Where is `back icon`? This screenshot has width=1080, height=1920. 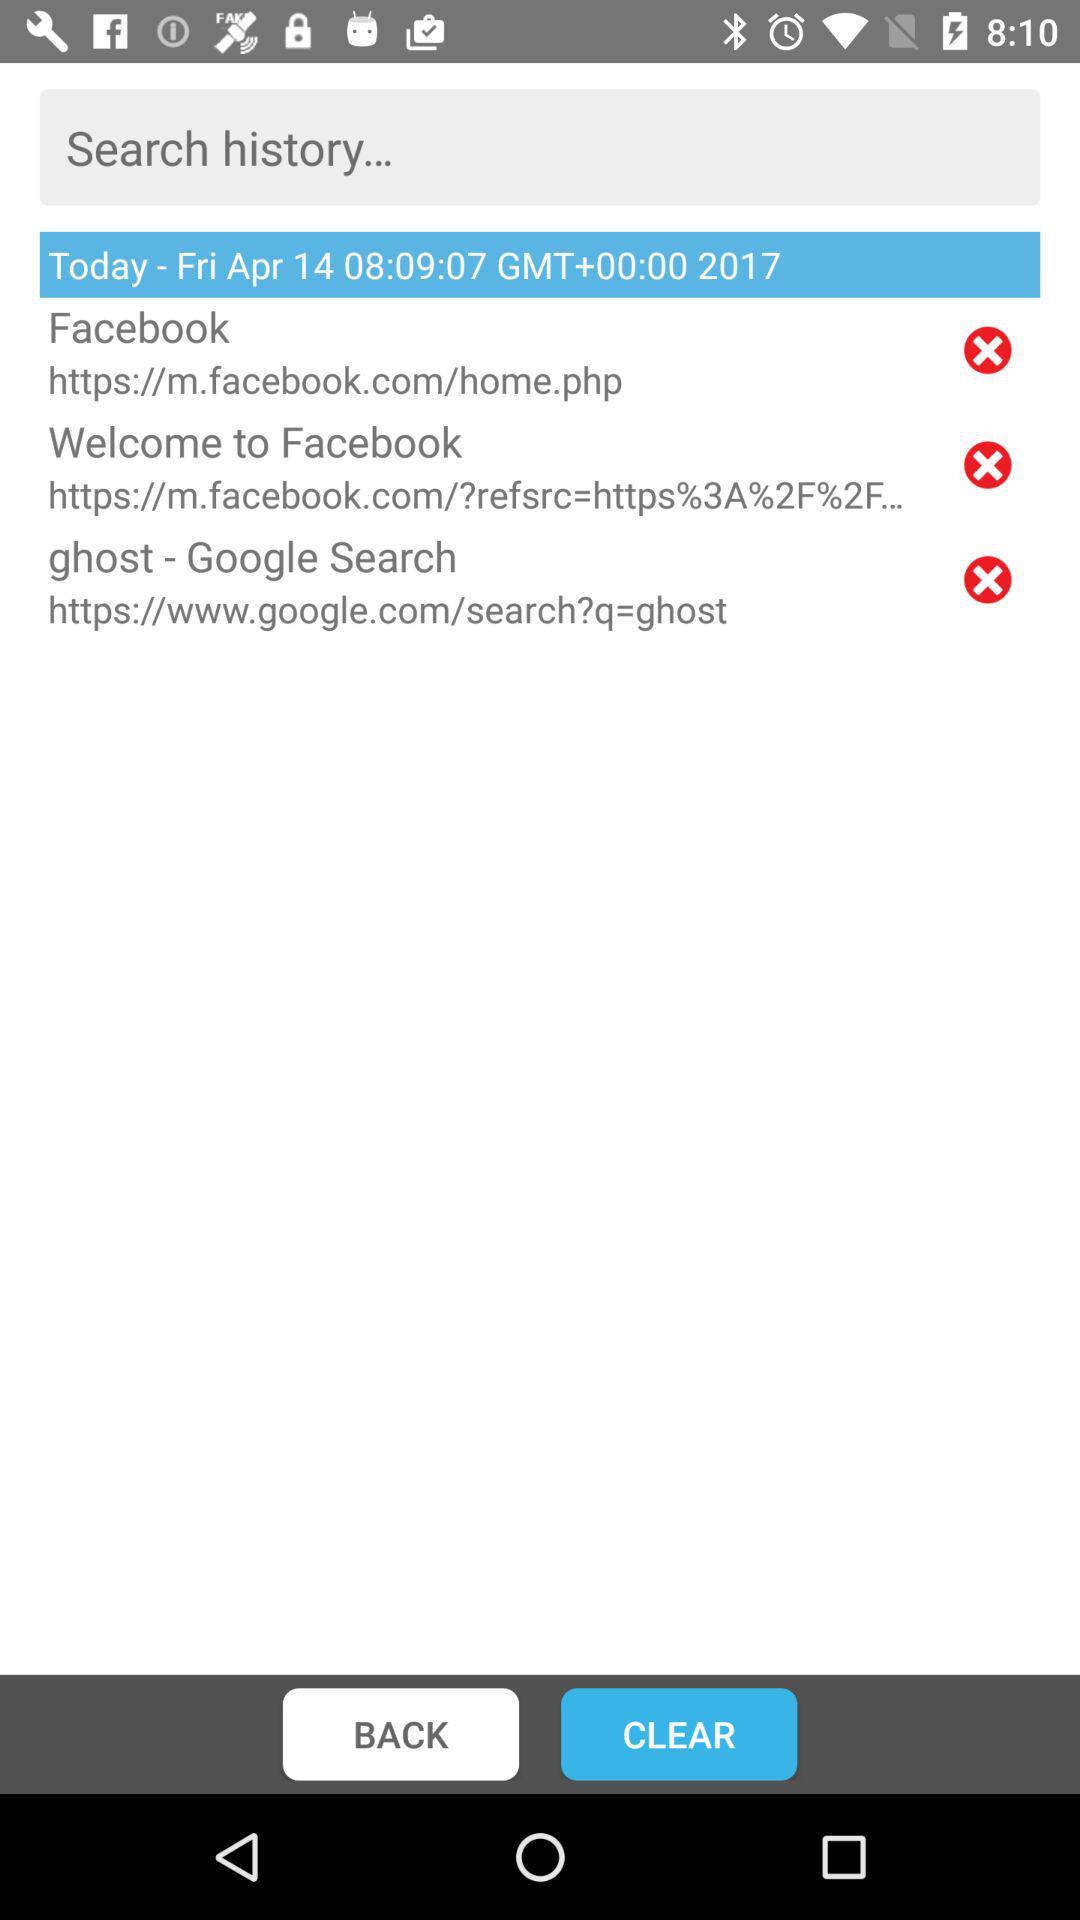 back icon is located at coordinates (400, 1733).